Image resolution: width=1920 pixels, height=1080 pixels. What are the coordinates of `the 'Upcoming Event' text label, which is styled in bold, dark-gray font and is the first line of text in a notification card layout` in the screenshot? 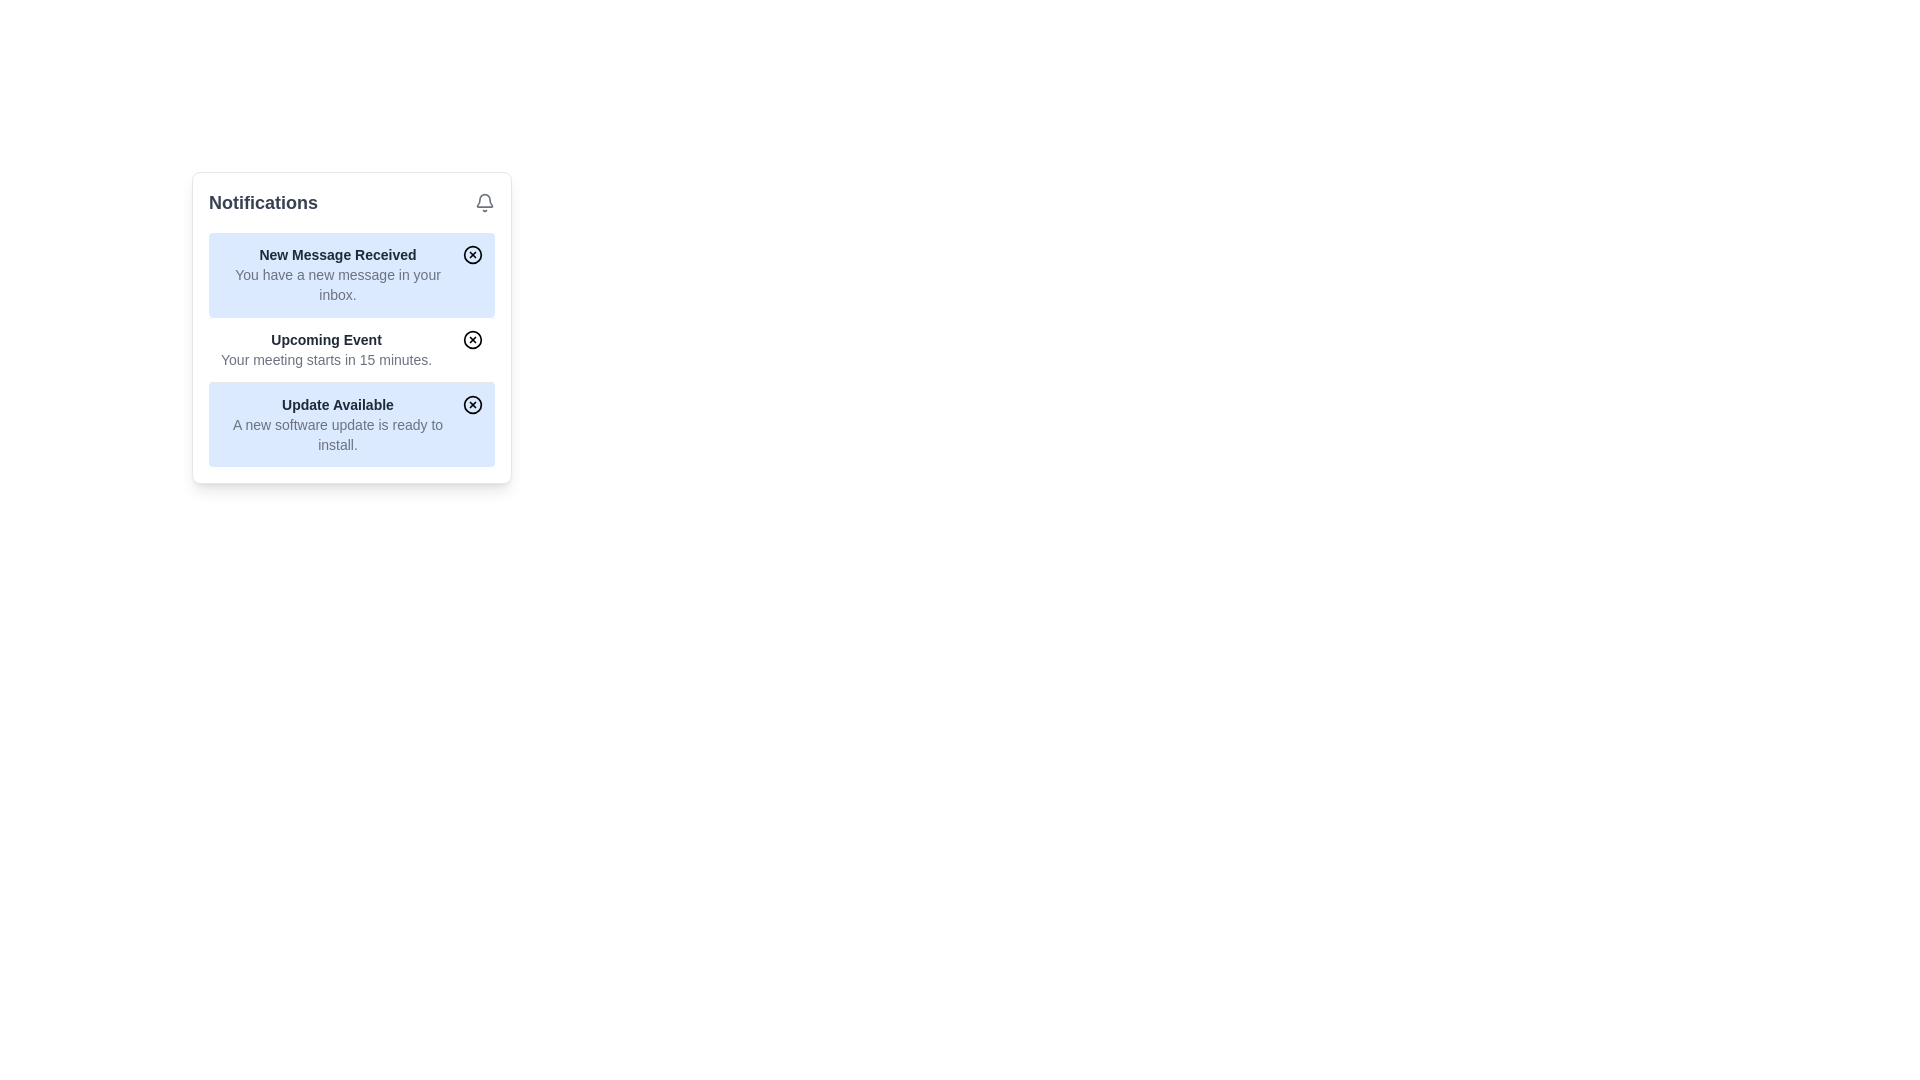 It's located at (326, 338).